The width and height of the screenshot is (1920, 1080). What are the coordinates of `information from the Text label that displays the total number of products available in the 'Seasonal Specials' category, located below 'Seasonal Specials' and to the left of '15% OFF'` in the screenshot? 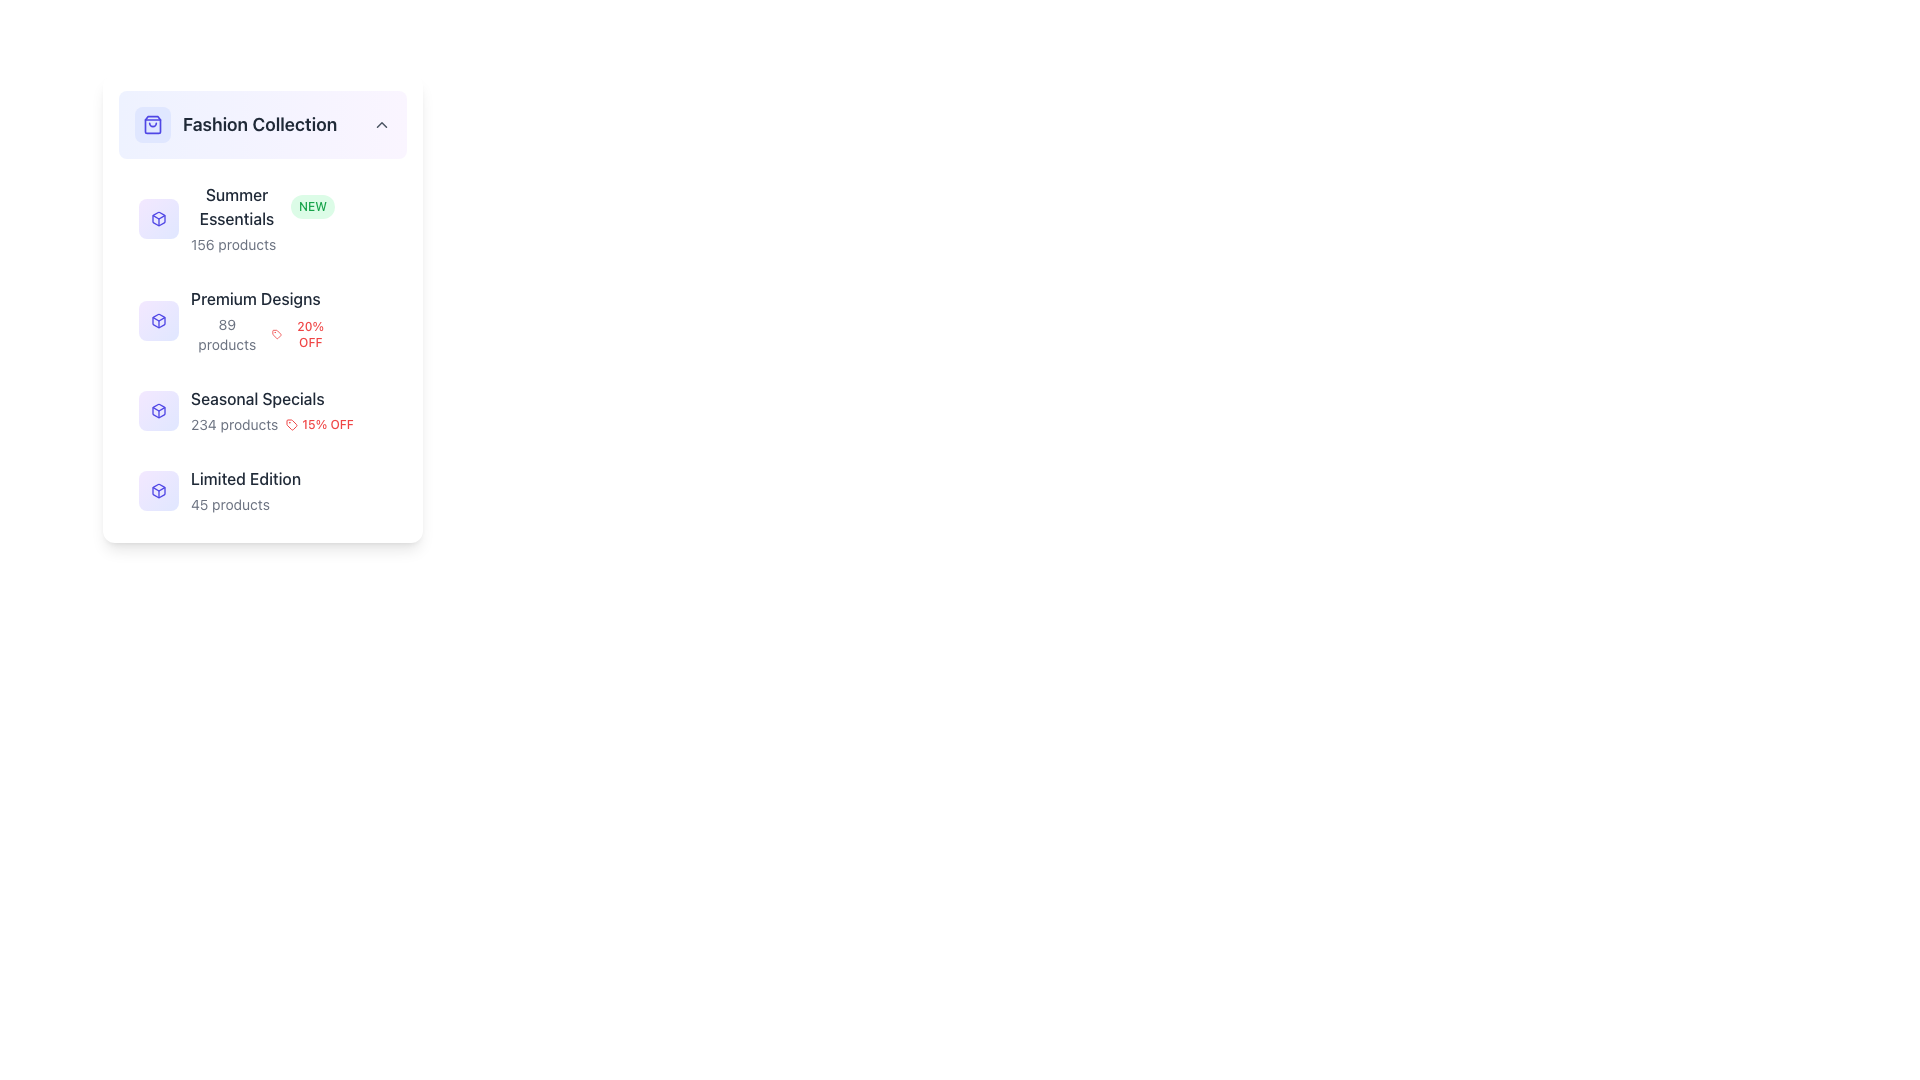 It's located at (234, 423).